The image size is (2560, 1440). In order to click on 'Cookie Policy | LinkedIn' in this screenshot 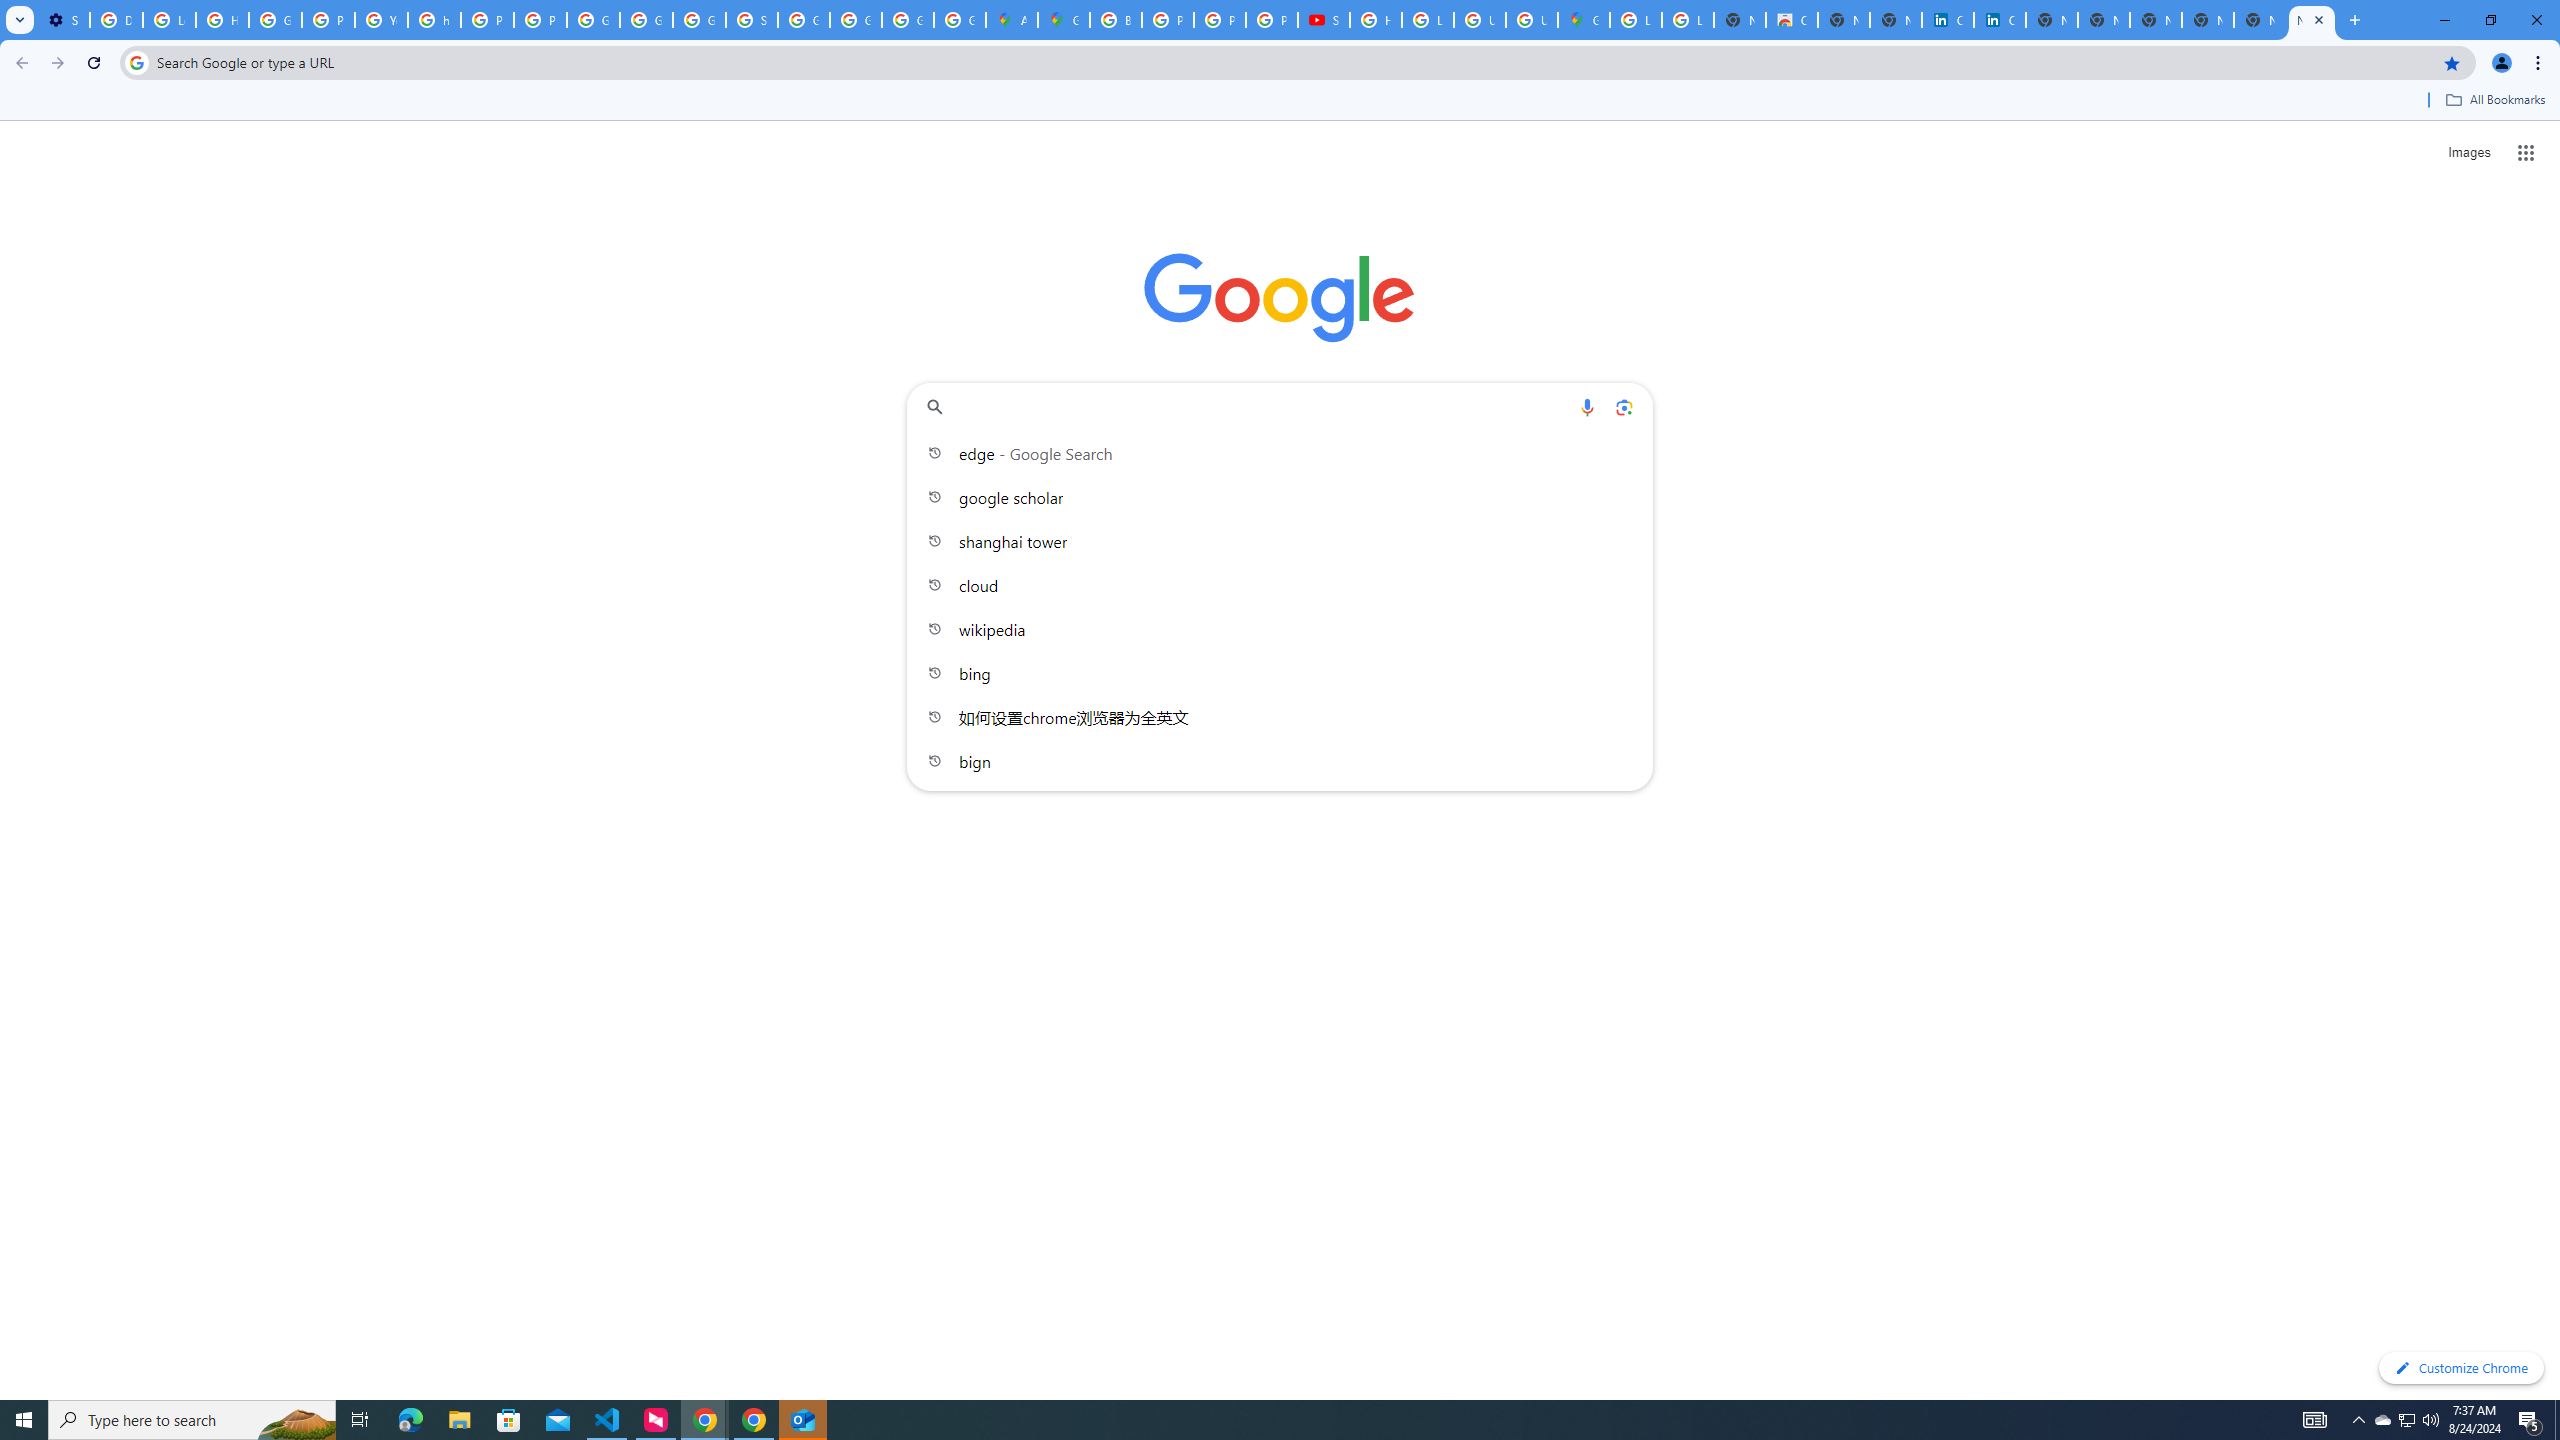, I will do `click(1948, 19)`.